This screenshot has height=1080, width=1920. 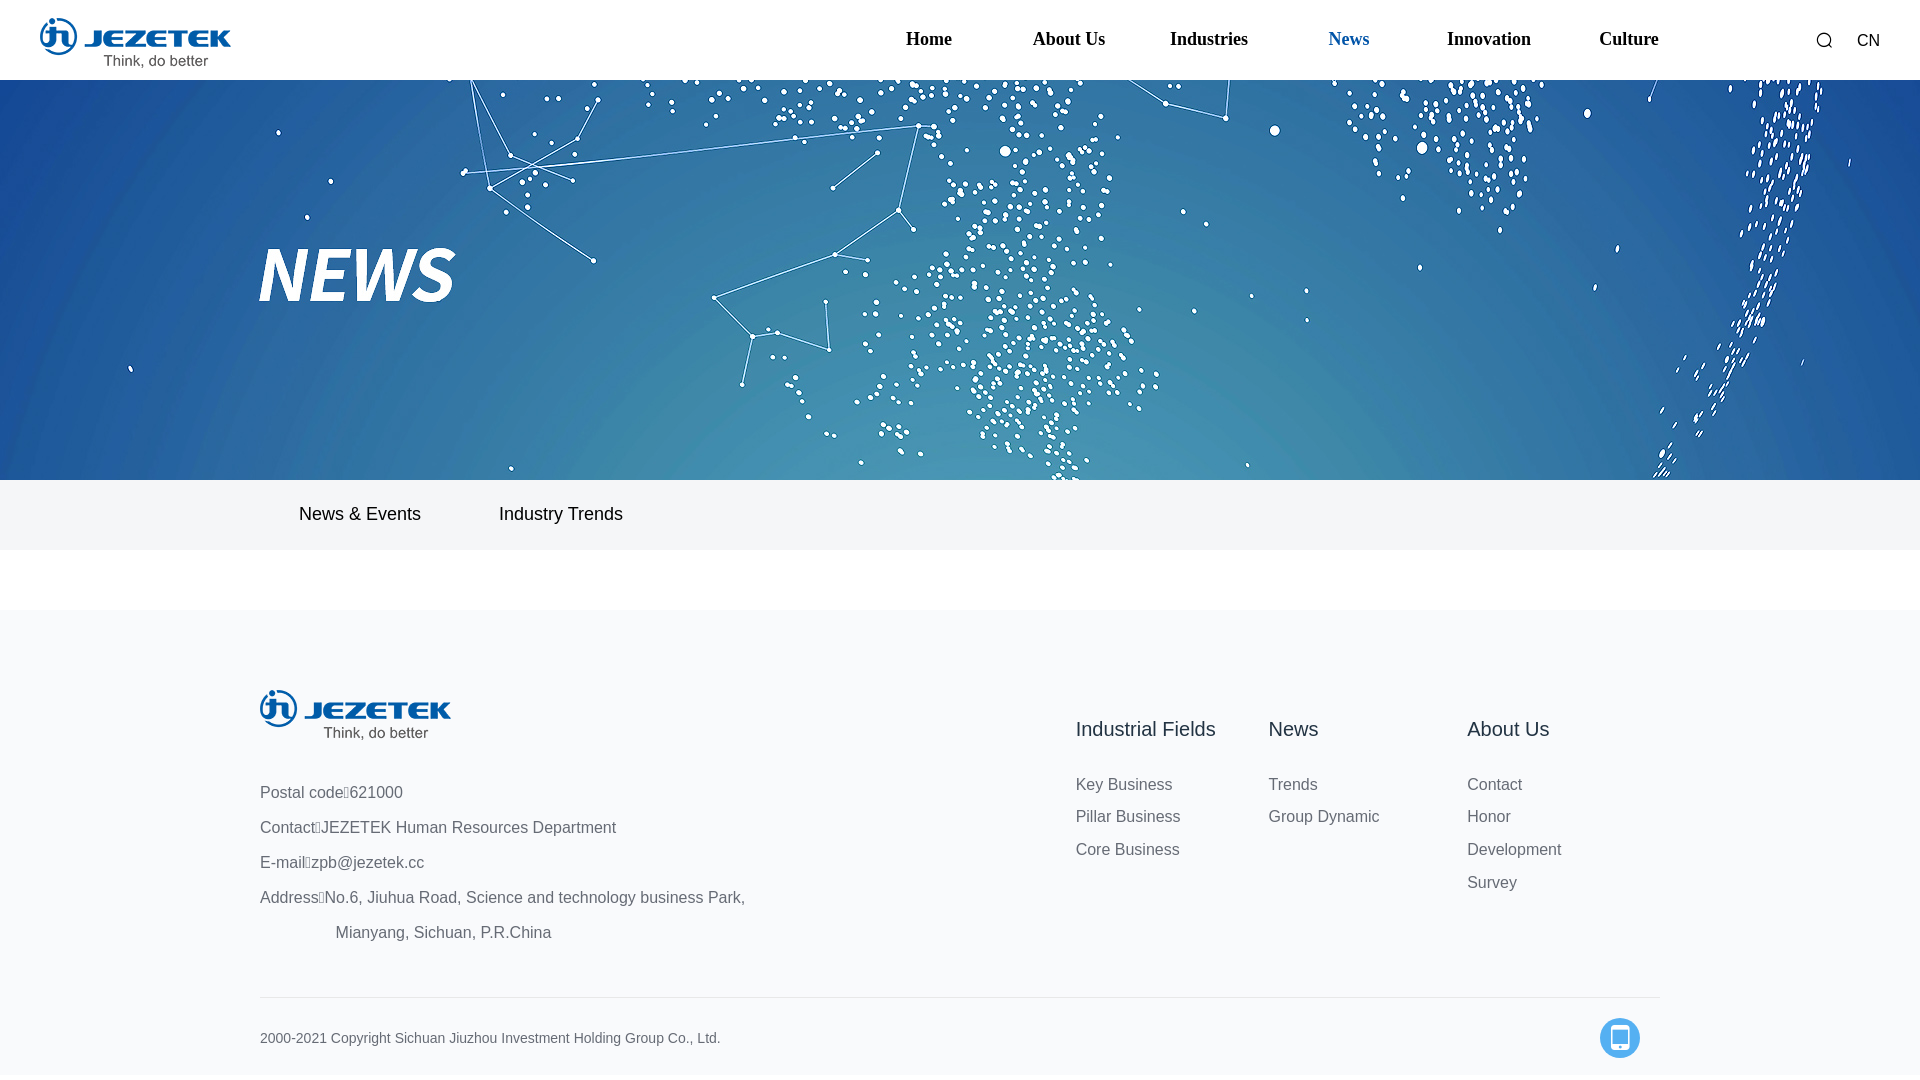 I want to click on 'Survey', so click(x=1492, y=881).